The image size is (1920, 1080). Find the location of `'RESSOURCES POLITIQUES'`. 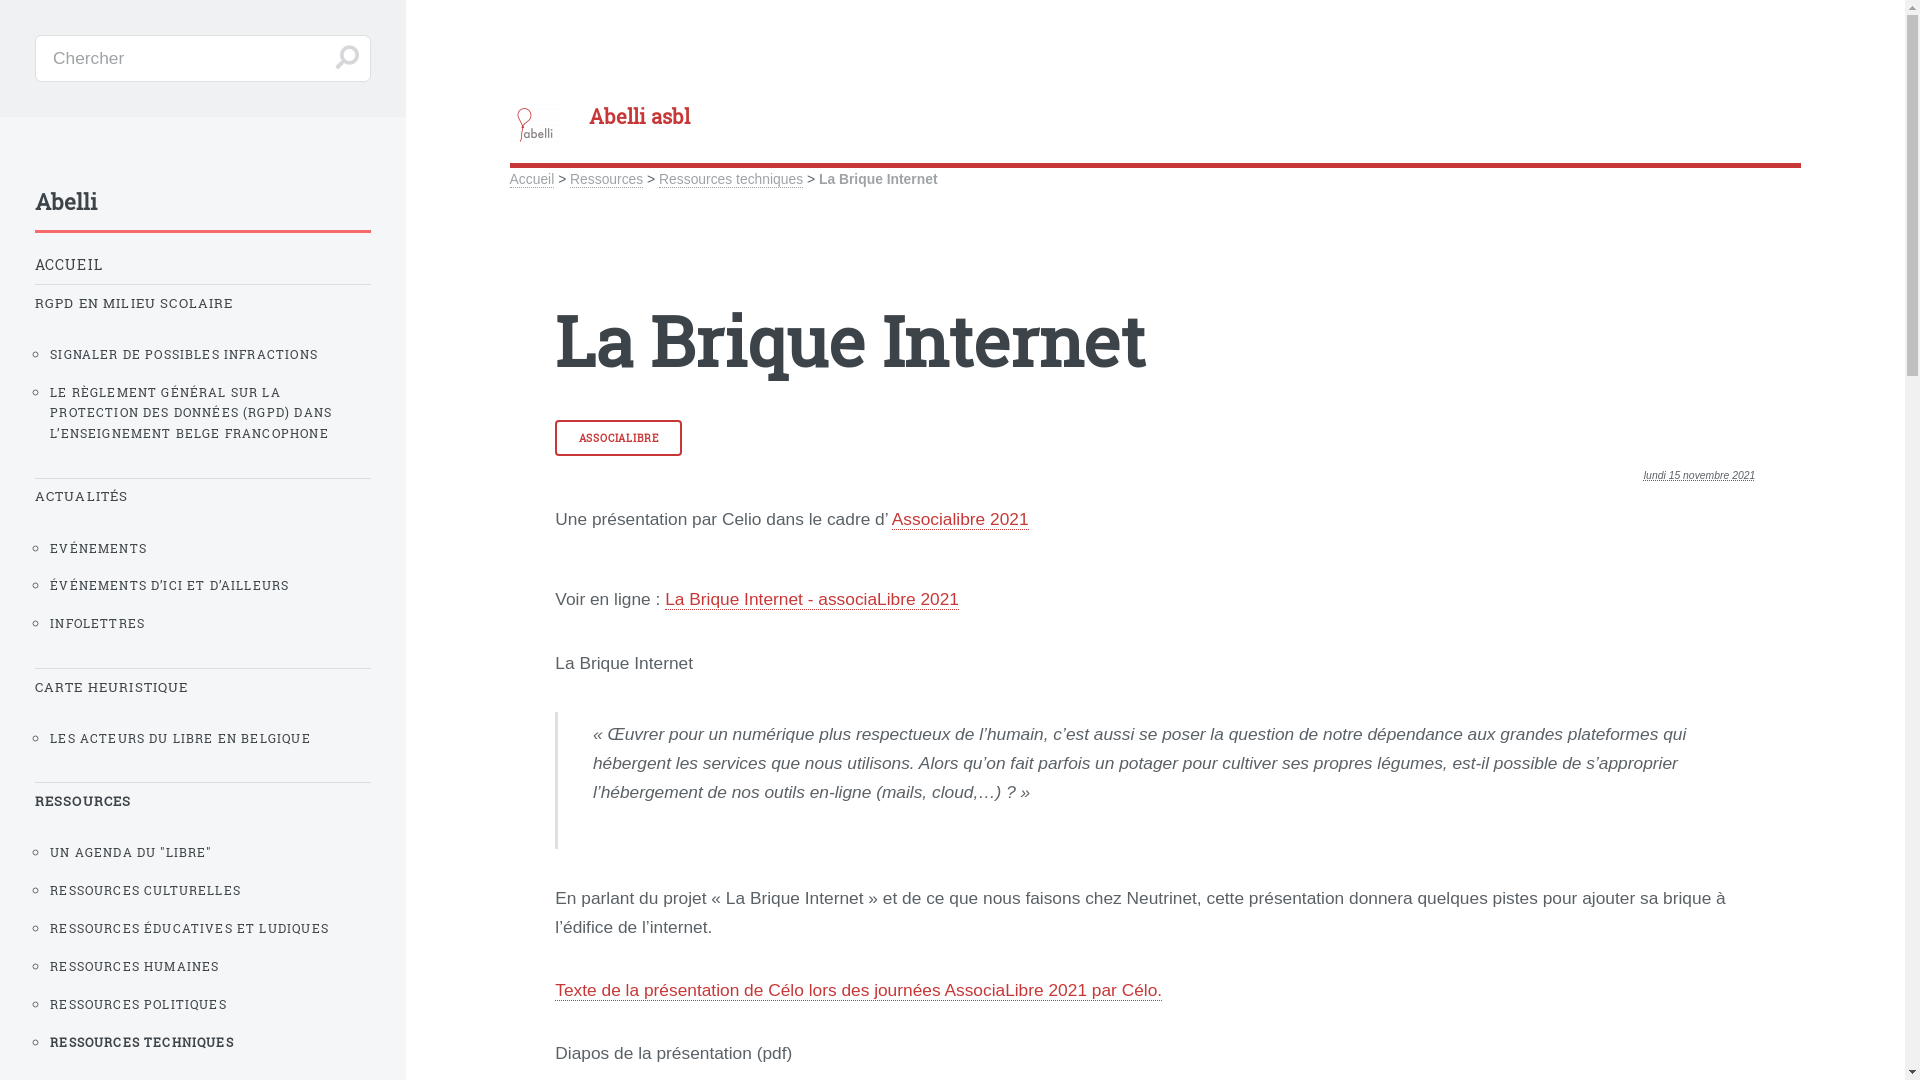

'RESSOURCES POLITIQUES' is located at coordinates (210, 1004).